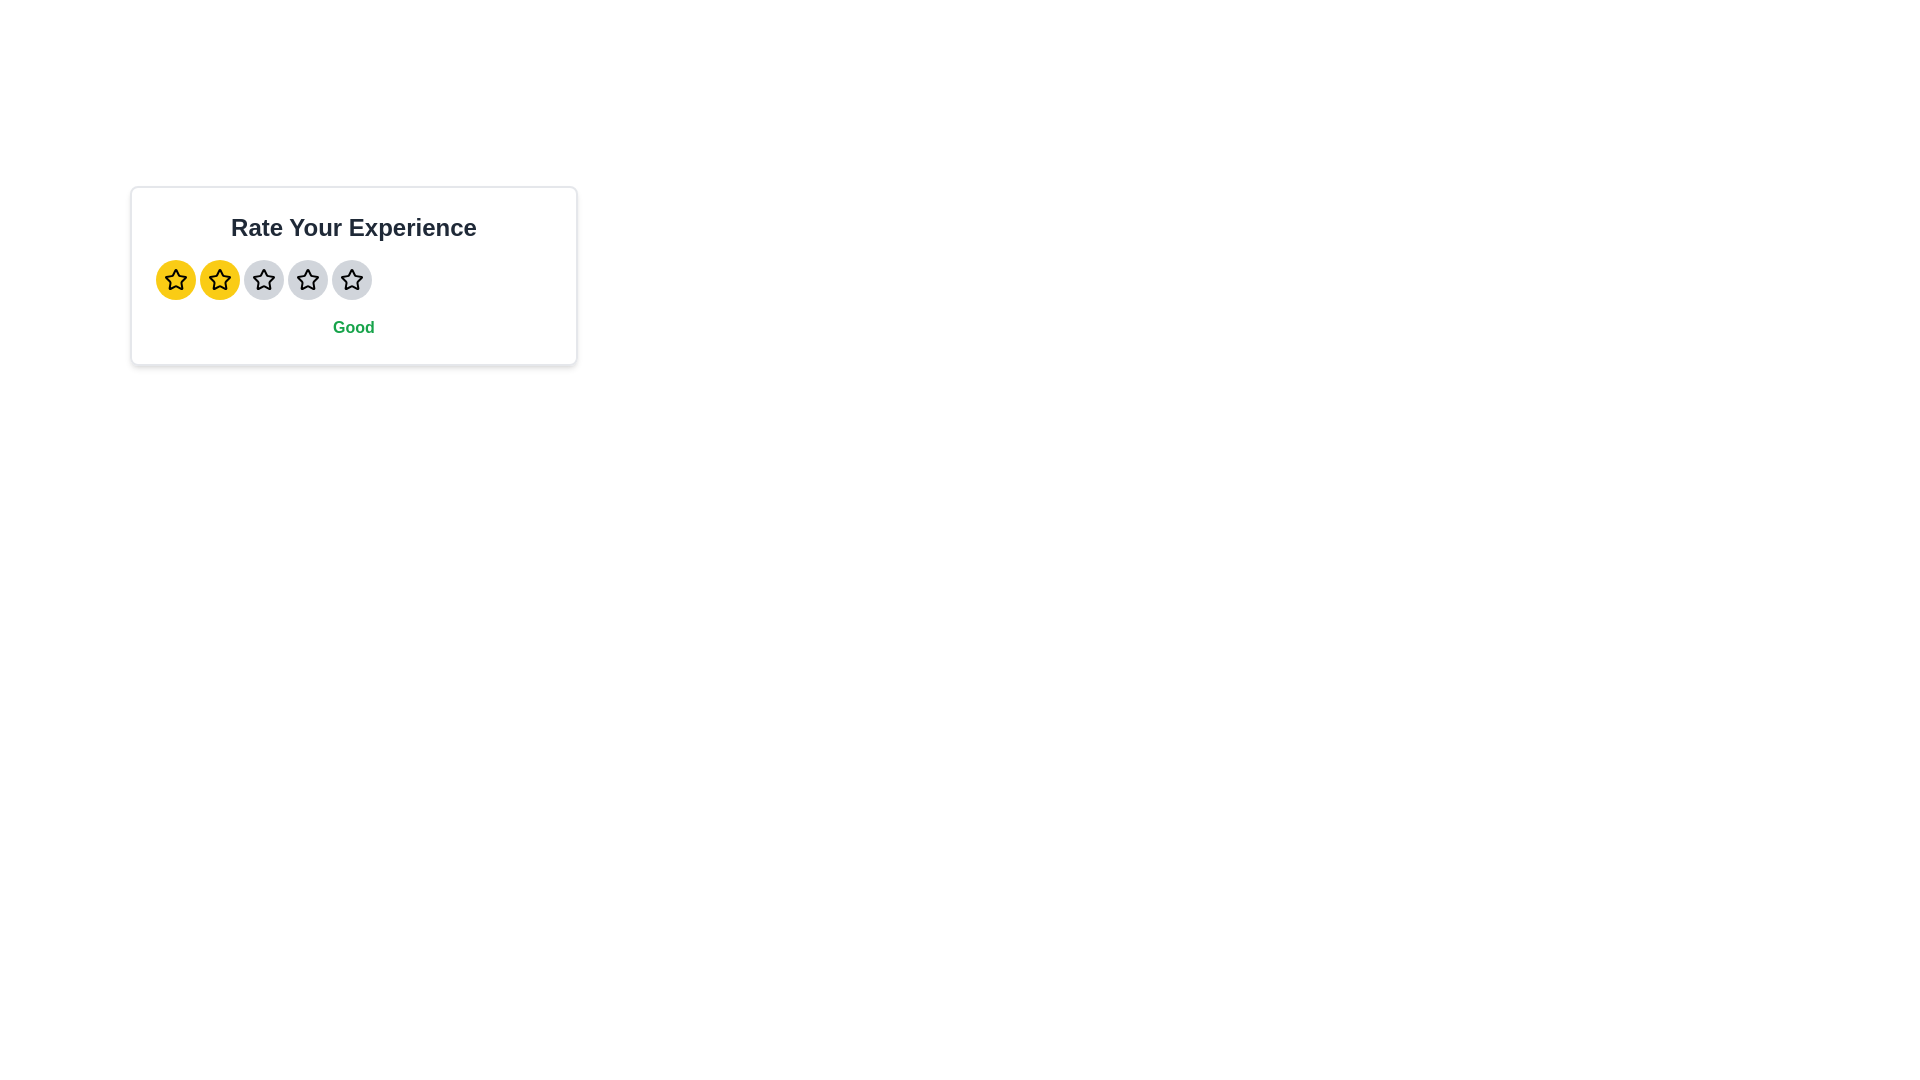 Image resolution: width=1920 pixels, height=1080 pixels. Describe the element at coordinates (220, 280) in the screenshot. I see `the second star icon button, which is outlined with a yellow-filled circular background` at that location.